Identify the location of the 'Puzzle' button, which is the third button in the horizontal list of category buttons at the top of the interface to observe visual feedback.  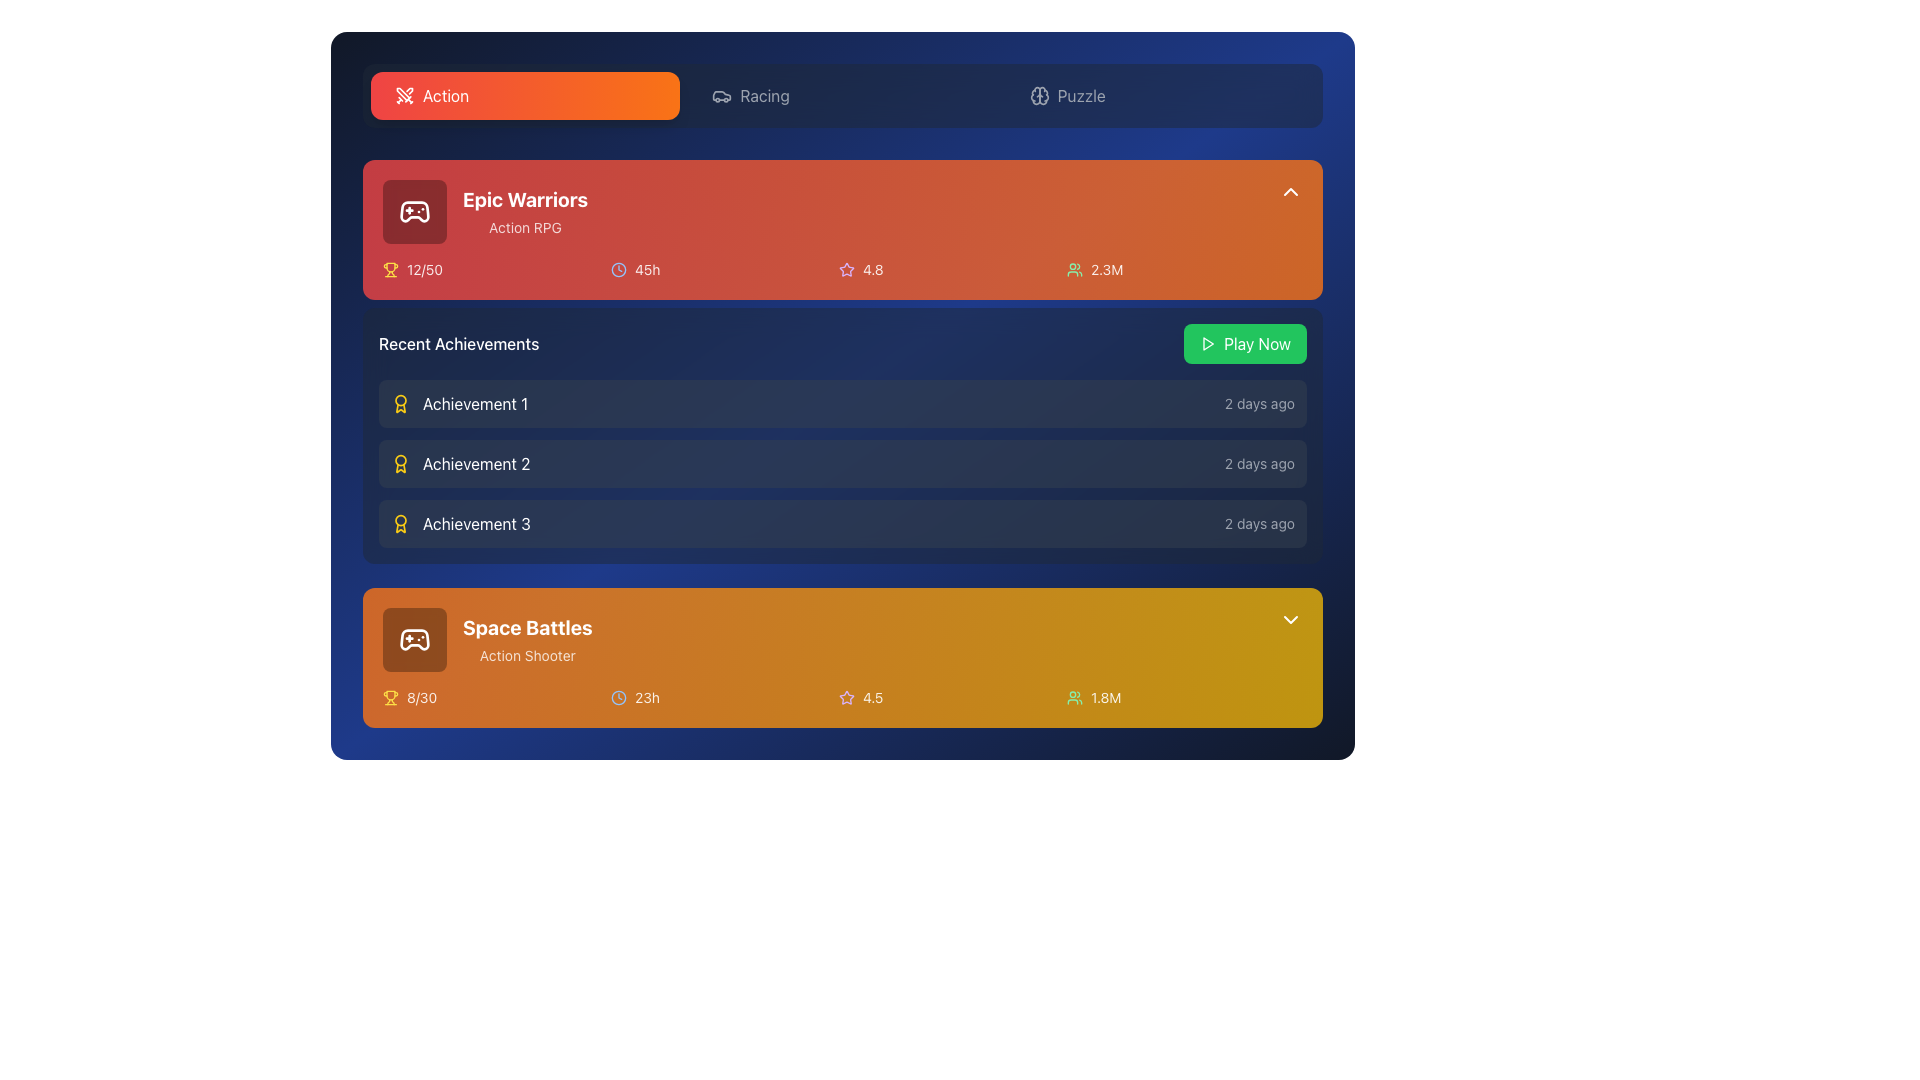
(1160, 96).